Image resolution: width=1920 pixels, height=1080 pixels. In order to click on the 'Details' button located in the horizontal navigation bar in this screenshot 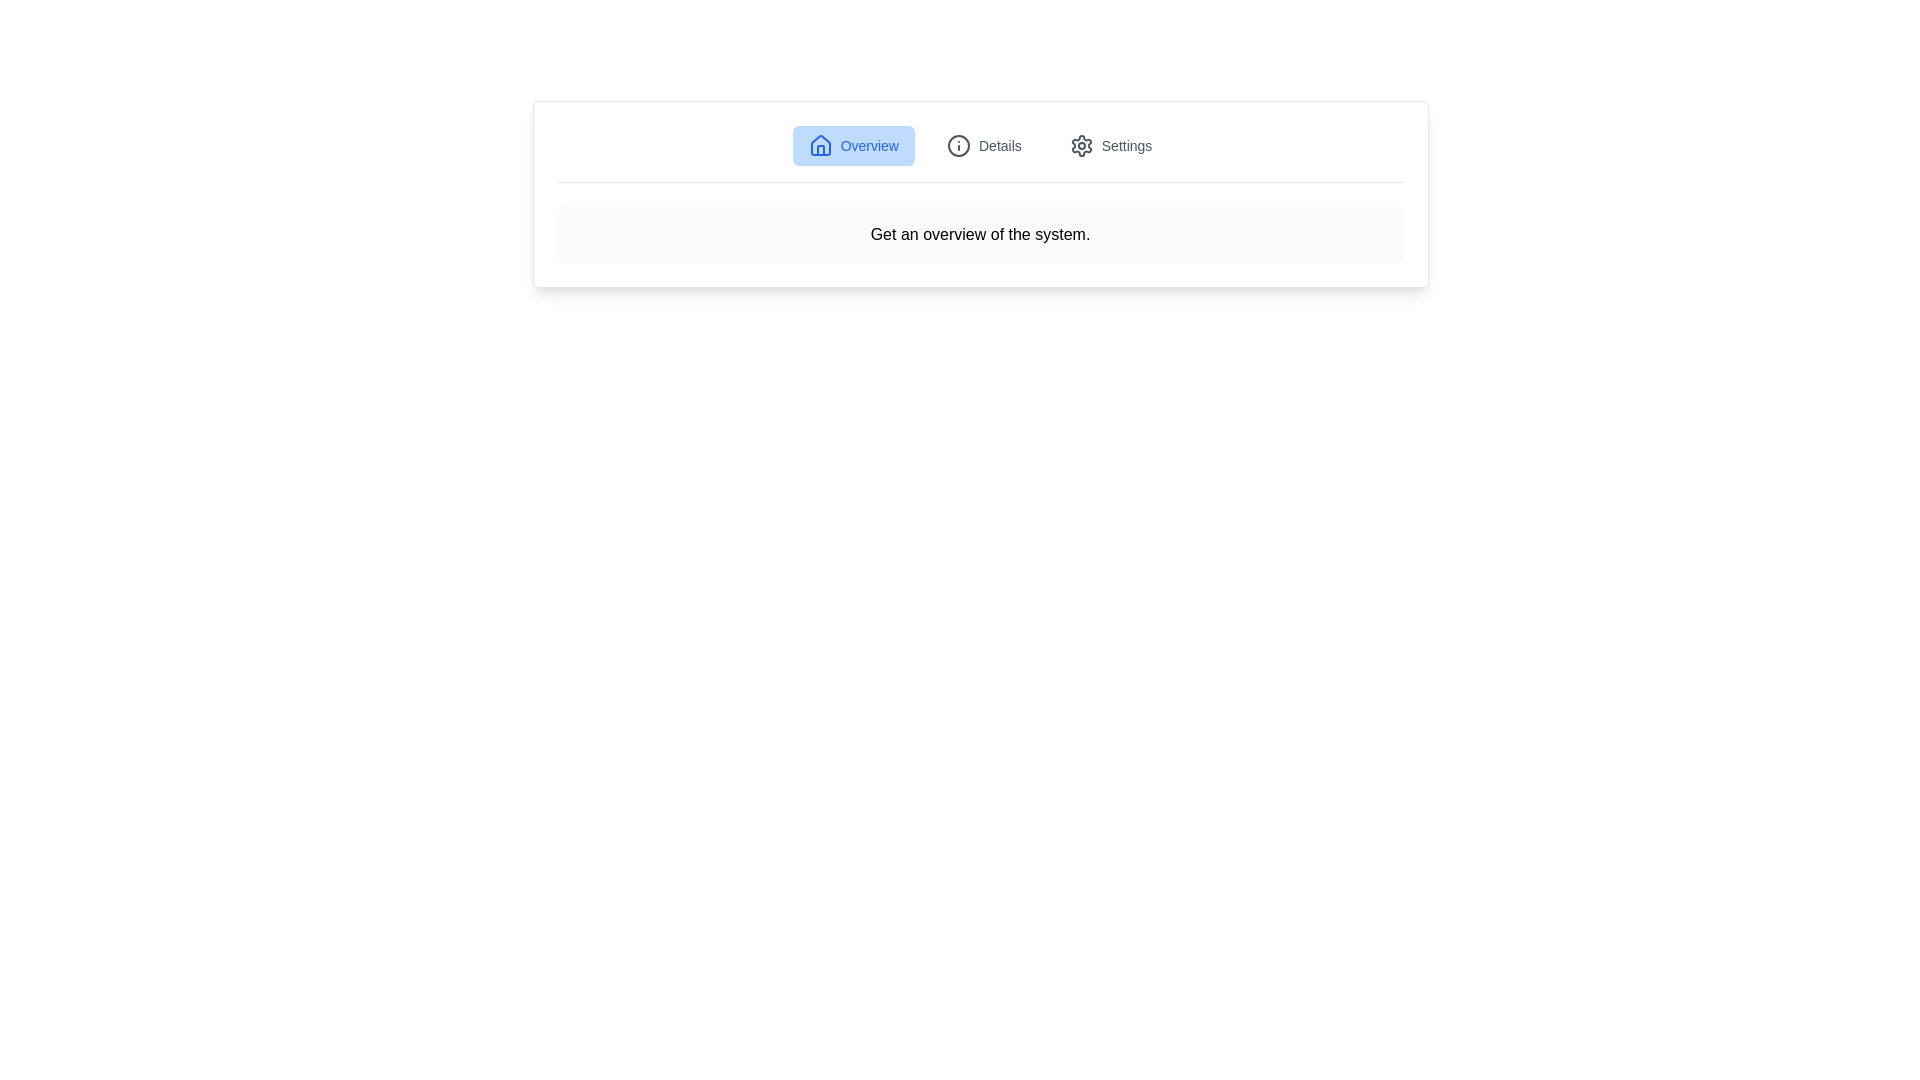, I will do `click(984, 145)`.